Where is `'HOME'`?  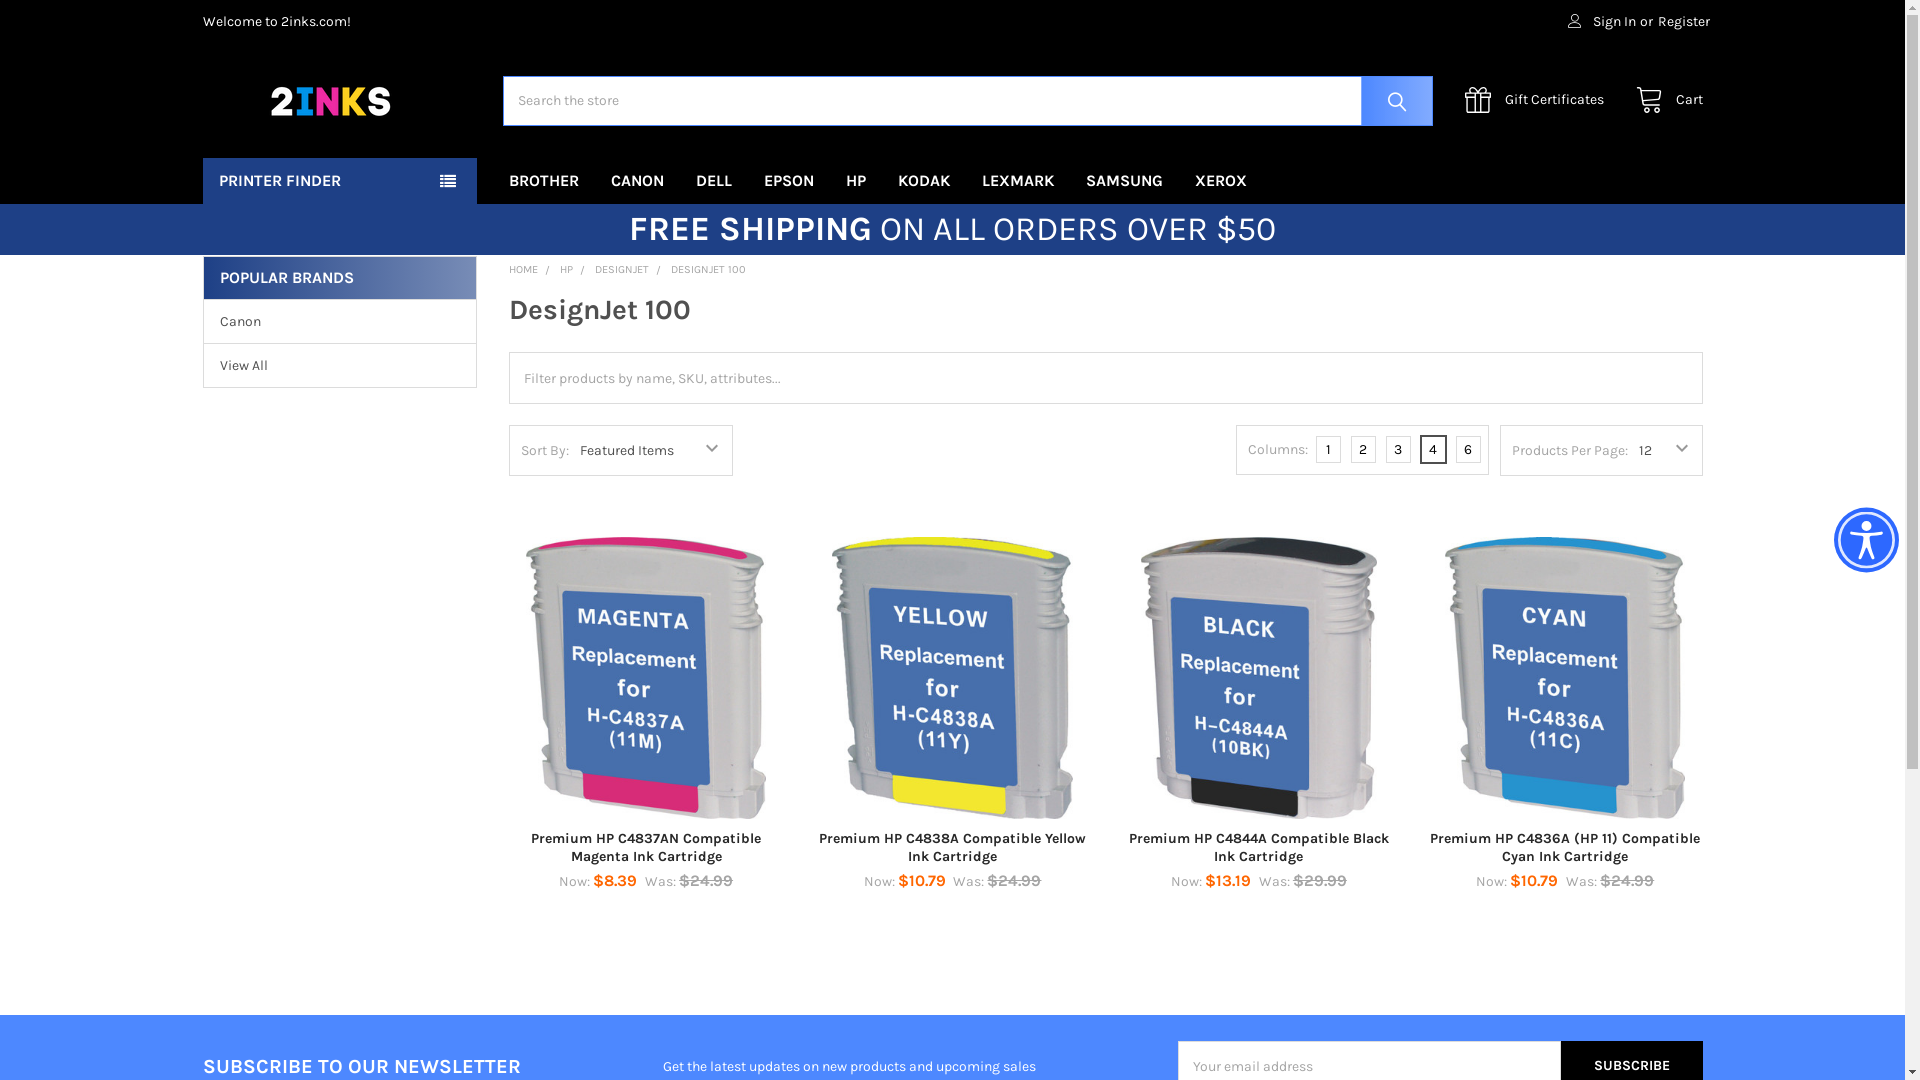 'HOME' is located at coordinates (508, 268).